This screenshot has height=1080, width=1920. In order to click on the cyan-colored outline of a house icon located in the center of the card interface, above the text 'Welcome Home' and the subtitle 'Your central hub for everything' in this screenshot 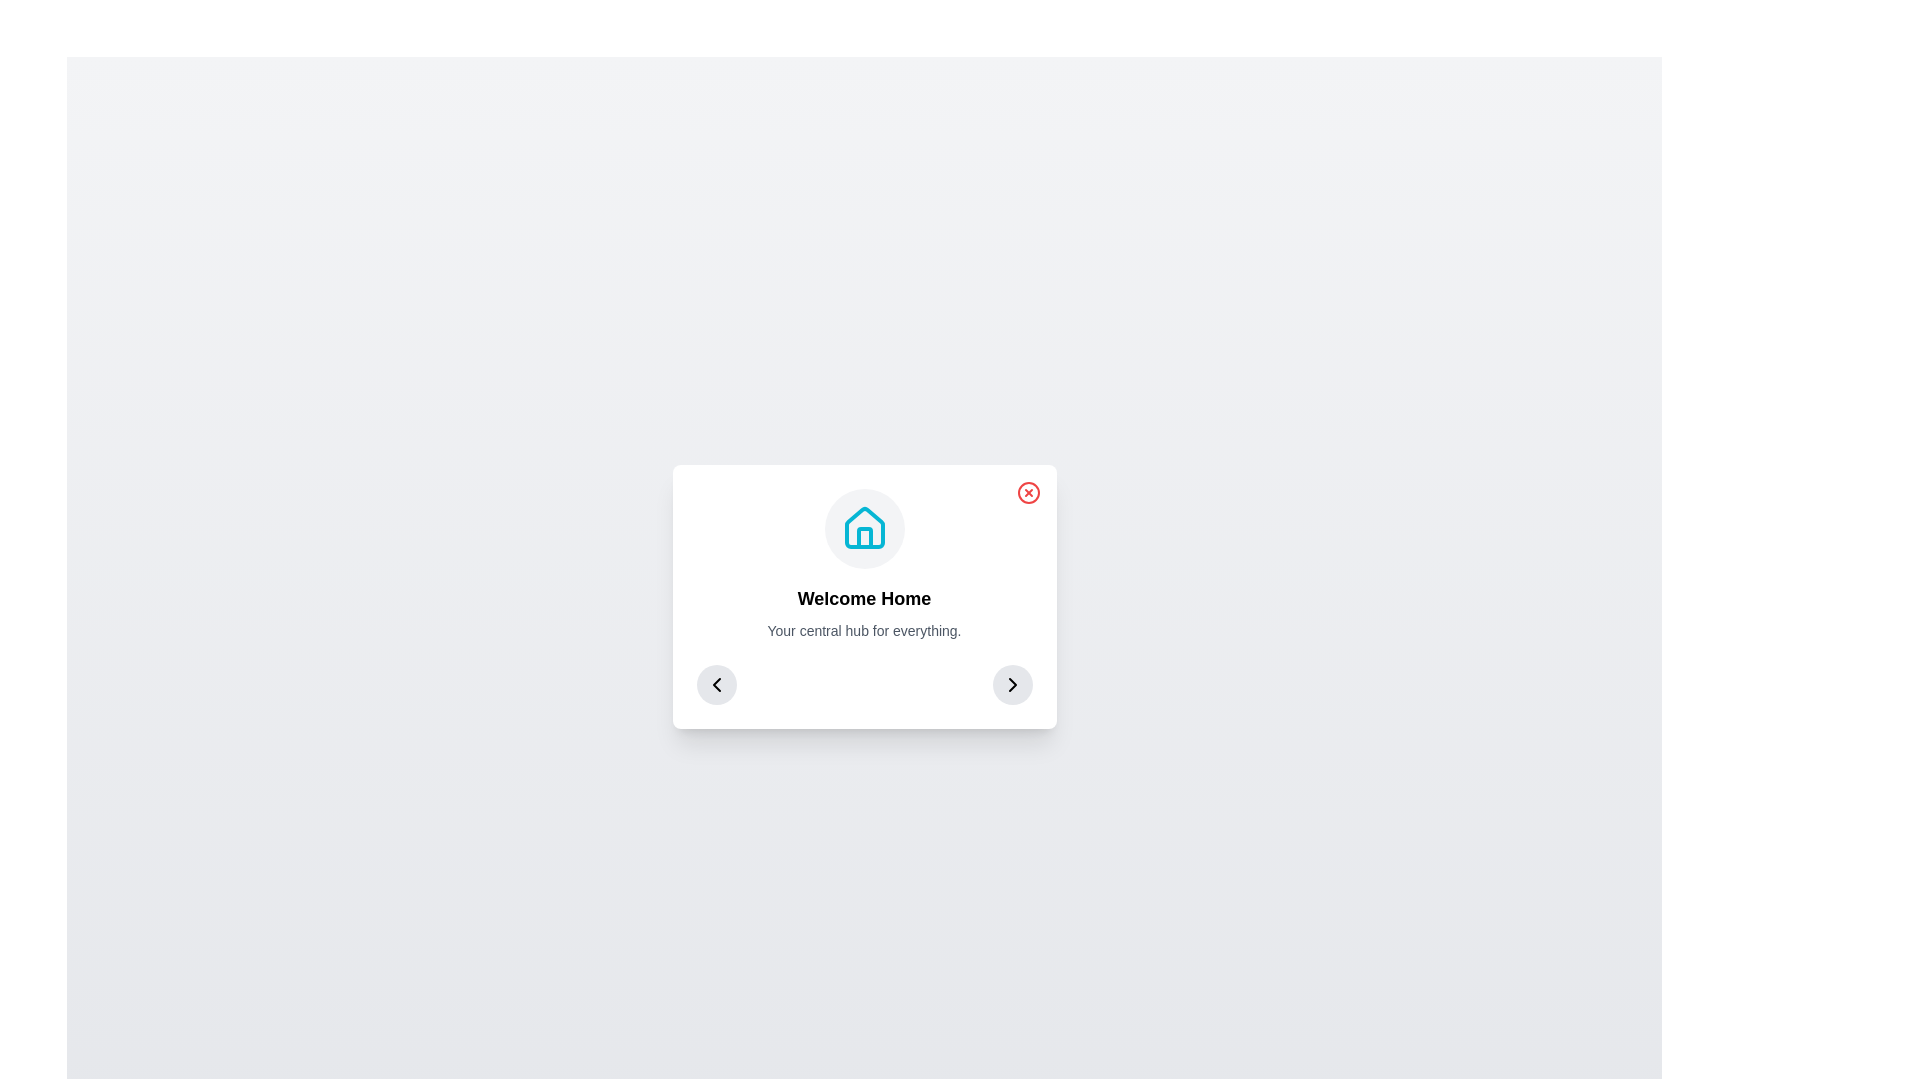, I will do `click(864, 527)`.